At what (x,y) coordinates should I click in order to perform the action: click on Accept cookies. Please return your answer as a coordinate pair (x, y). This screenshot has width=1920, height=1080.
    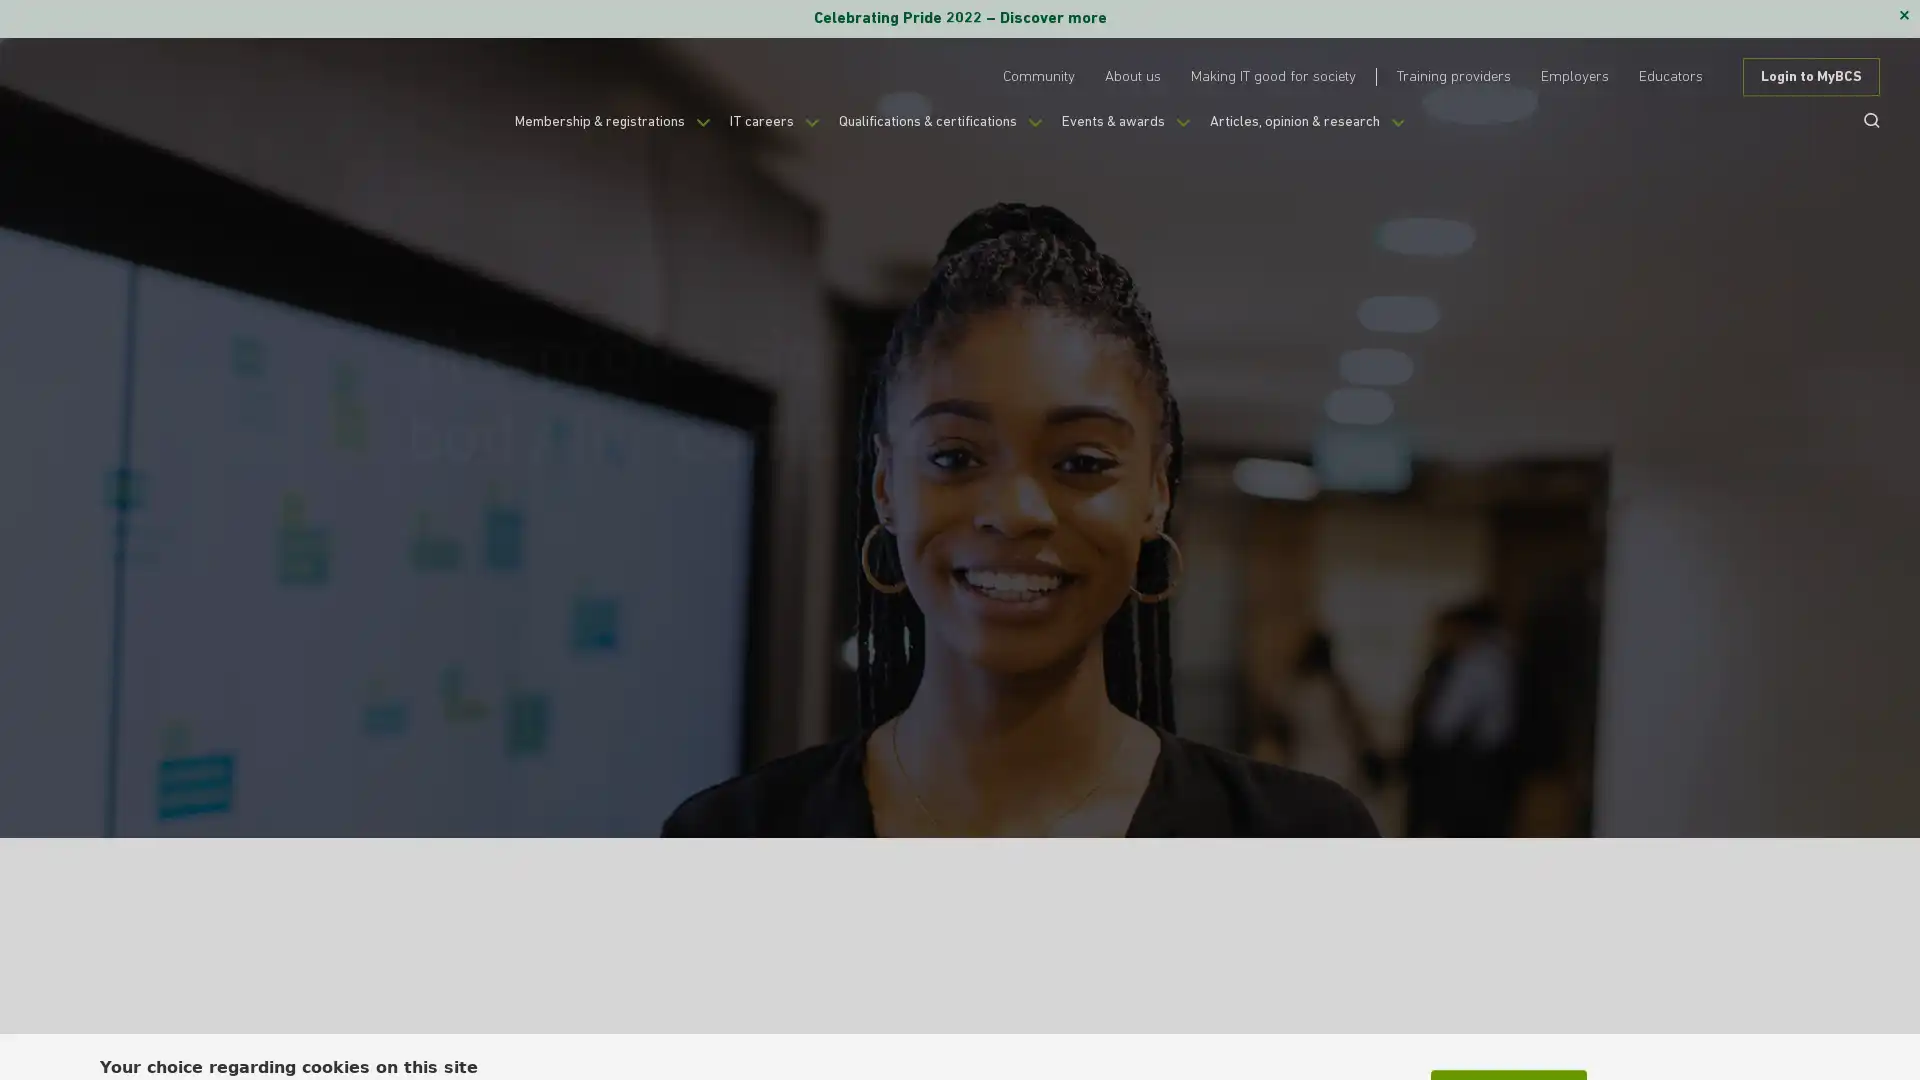
    Looking at the image, I should click on (1508, 1026).